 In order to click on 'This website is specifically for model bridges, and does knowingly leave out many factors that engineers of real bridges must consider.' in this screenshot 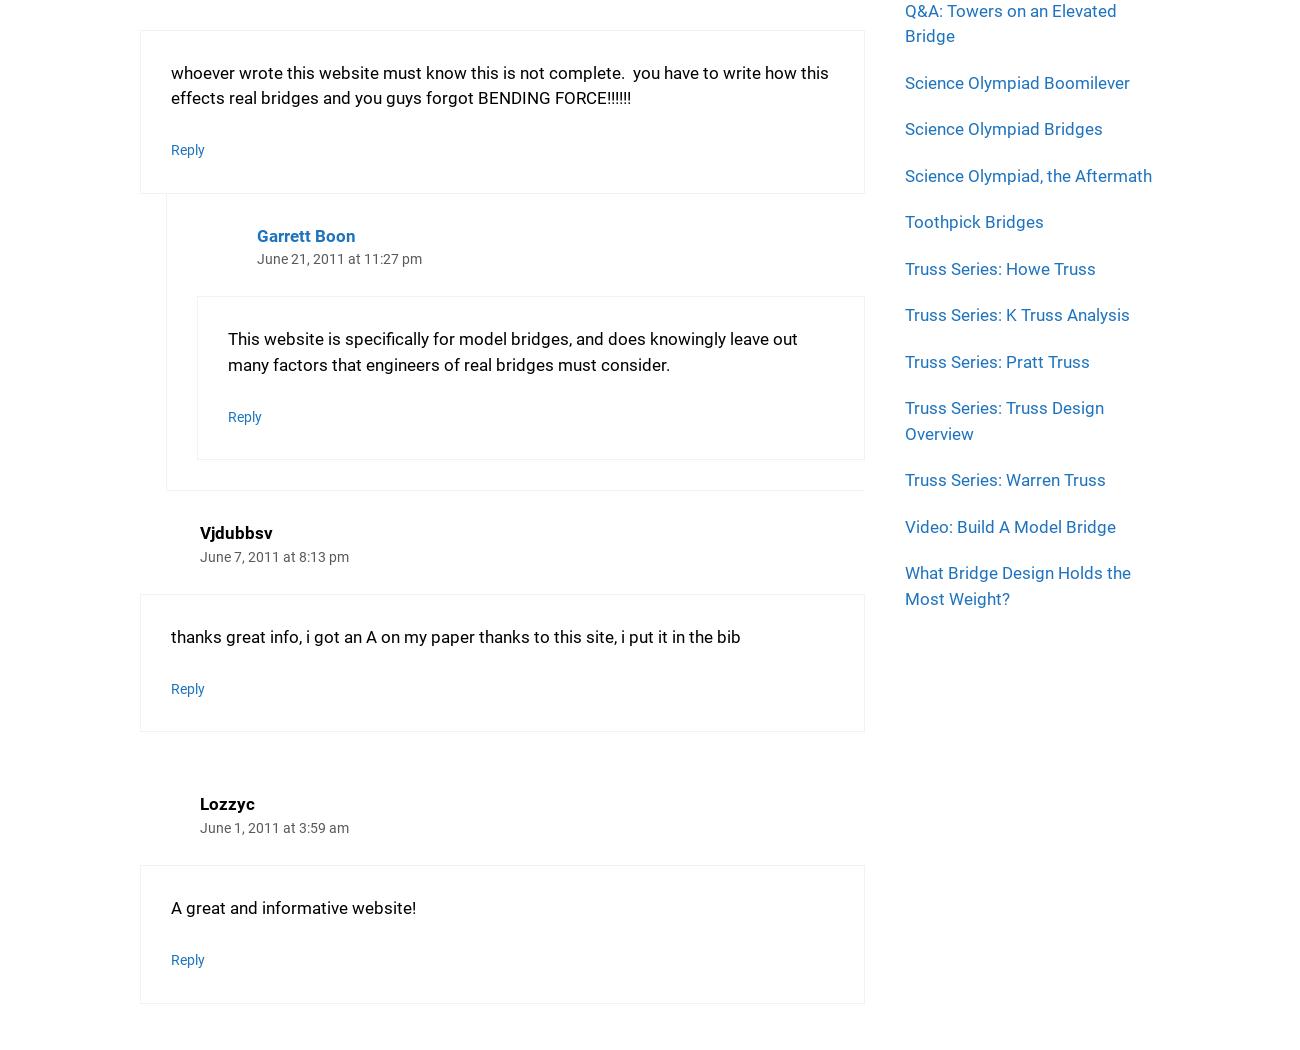, I will do `click(511, 350)`.